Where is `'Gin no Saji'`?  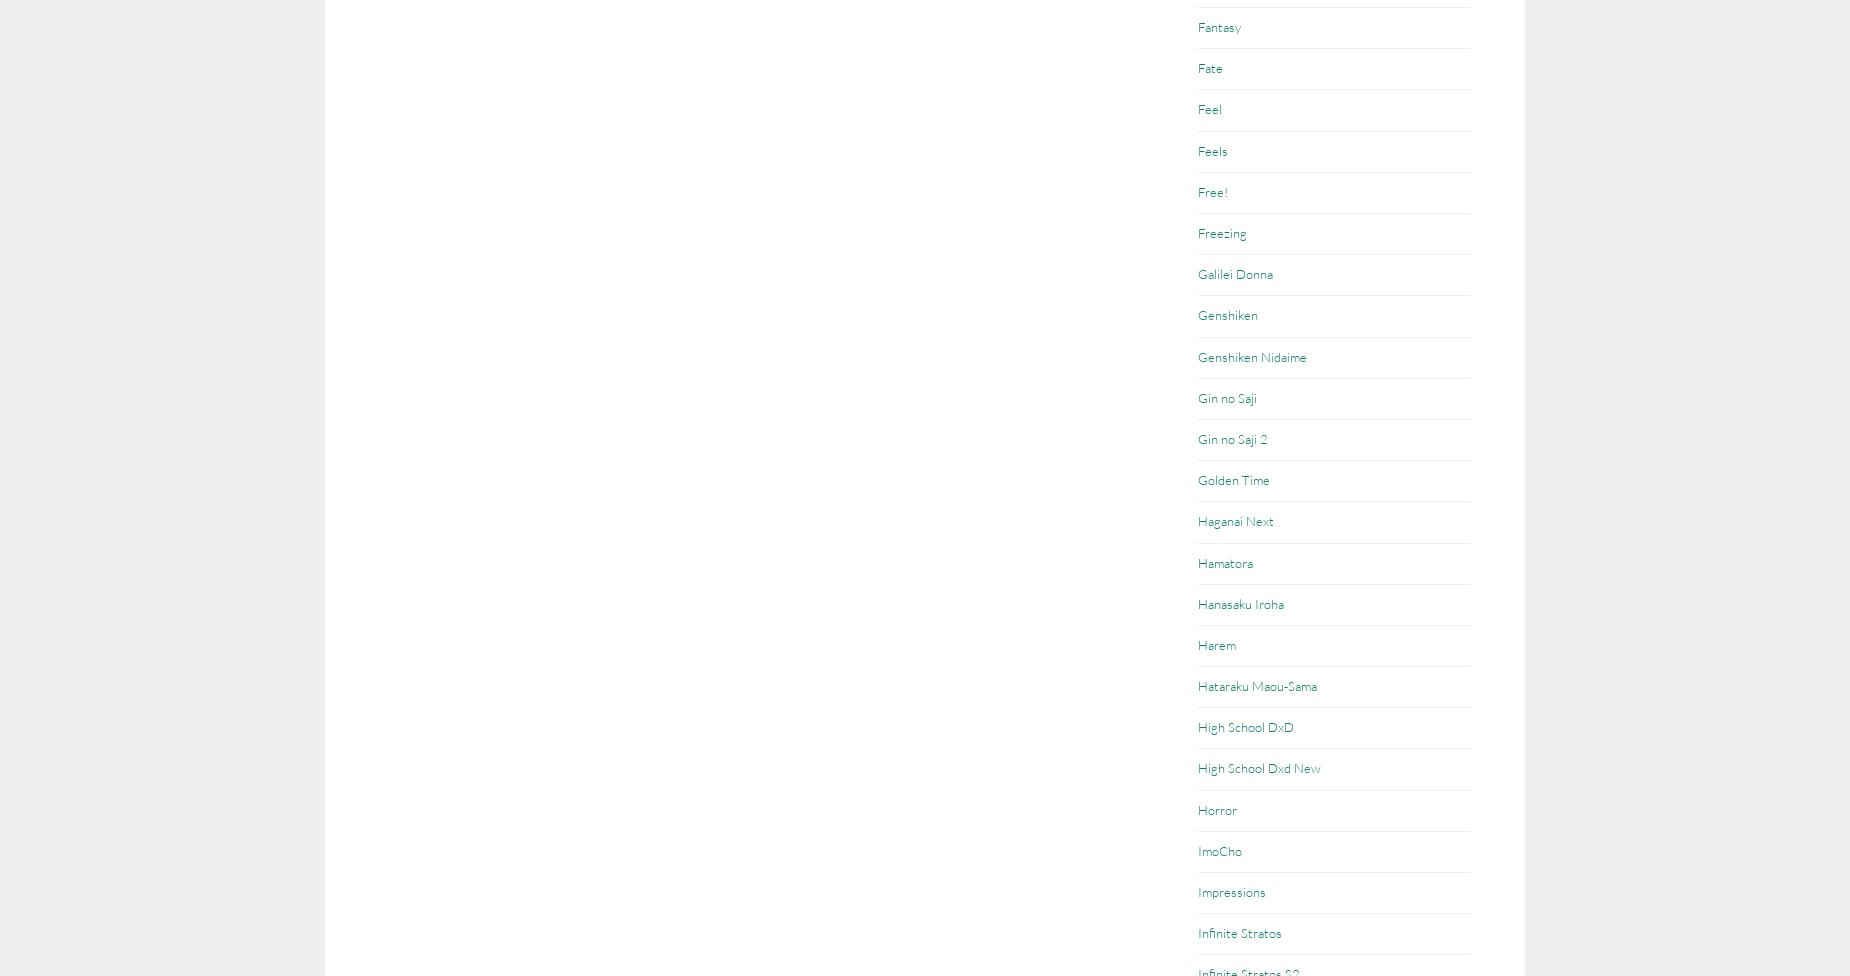
'Gin no Saji' is located at coordinates (1226, 396).